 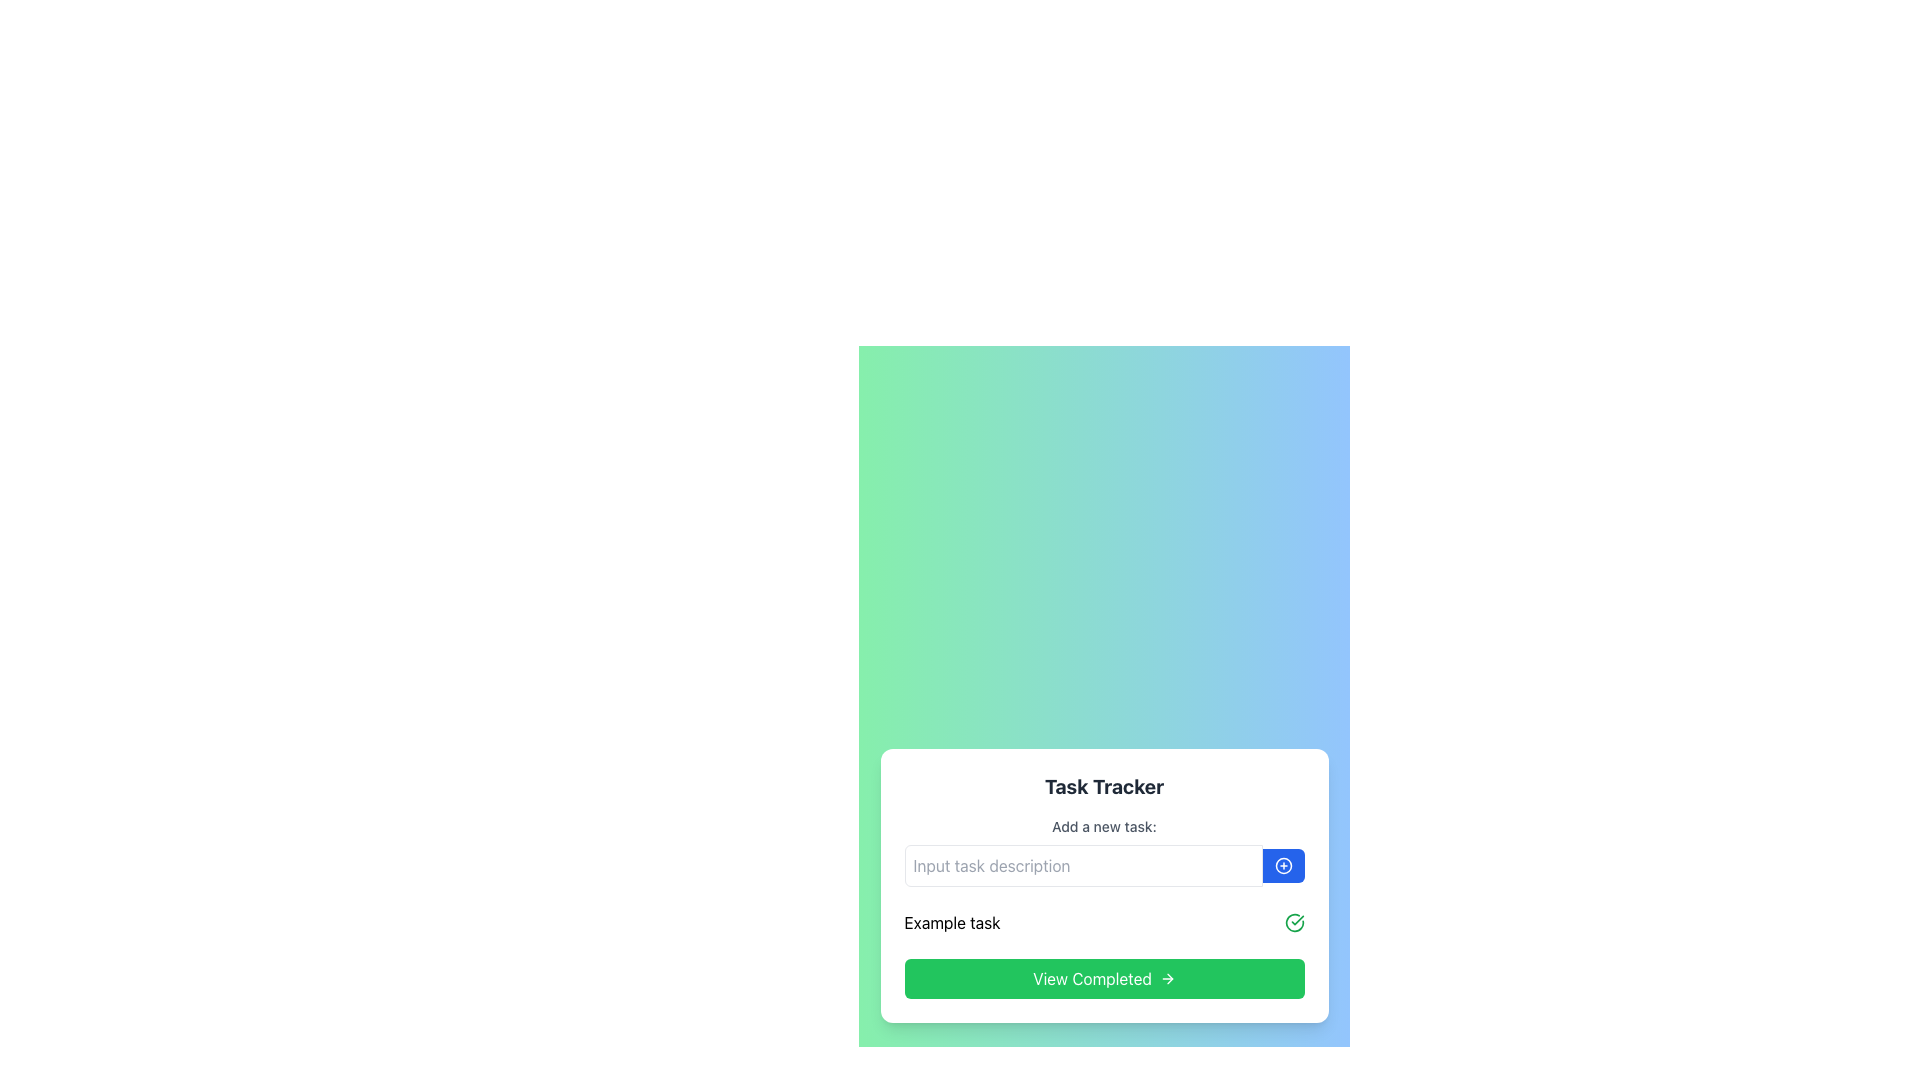 I want to click on the status of the completion icon located on the far right side of the horizontal group containing the task label 'Example task', so click(x=1294, y=922).